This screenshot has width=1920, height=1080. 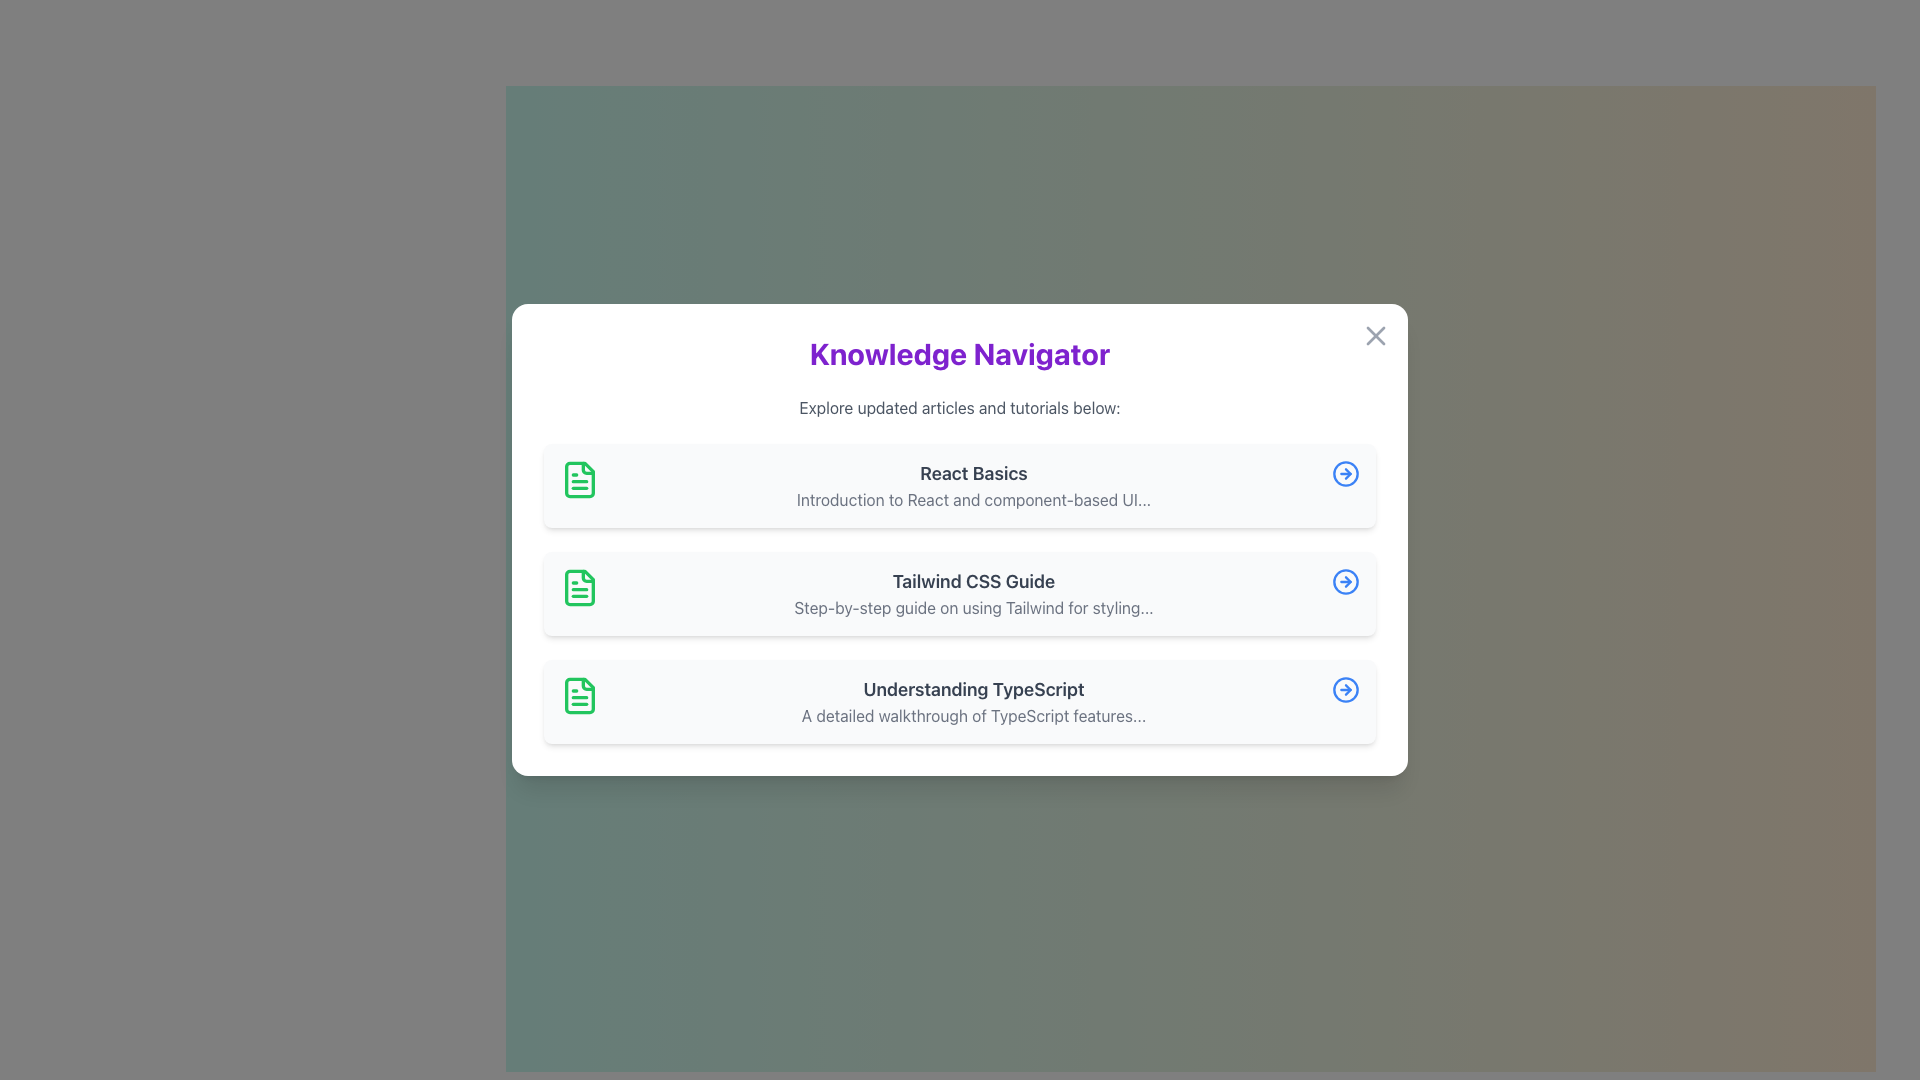 What do you see at coordinates (974, 607) in the screenshot?
I see `text label that provides a brief description related to the 'Tailwind CSS Guide' heading positioned below it` at bounding box center [974, 607].